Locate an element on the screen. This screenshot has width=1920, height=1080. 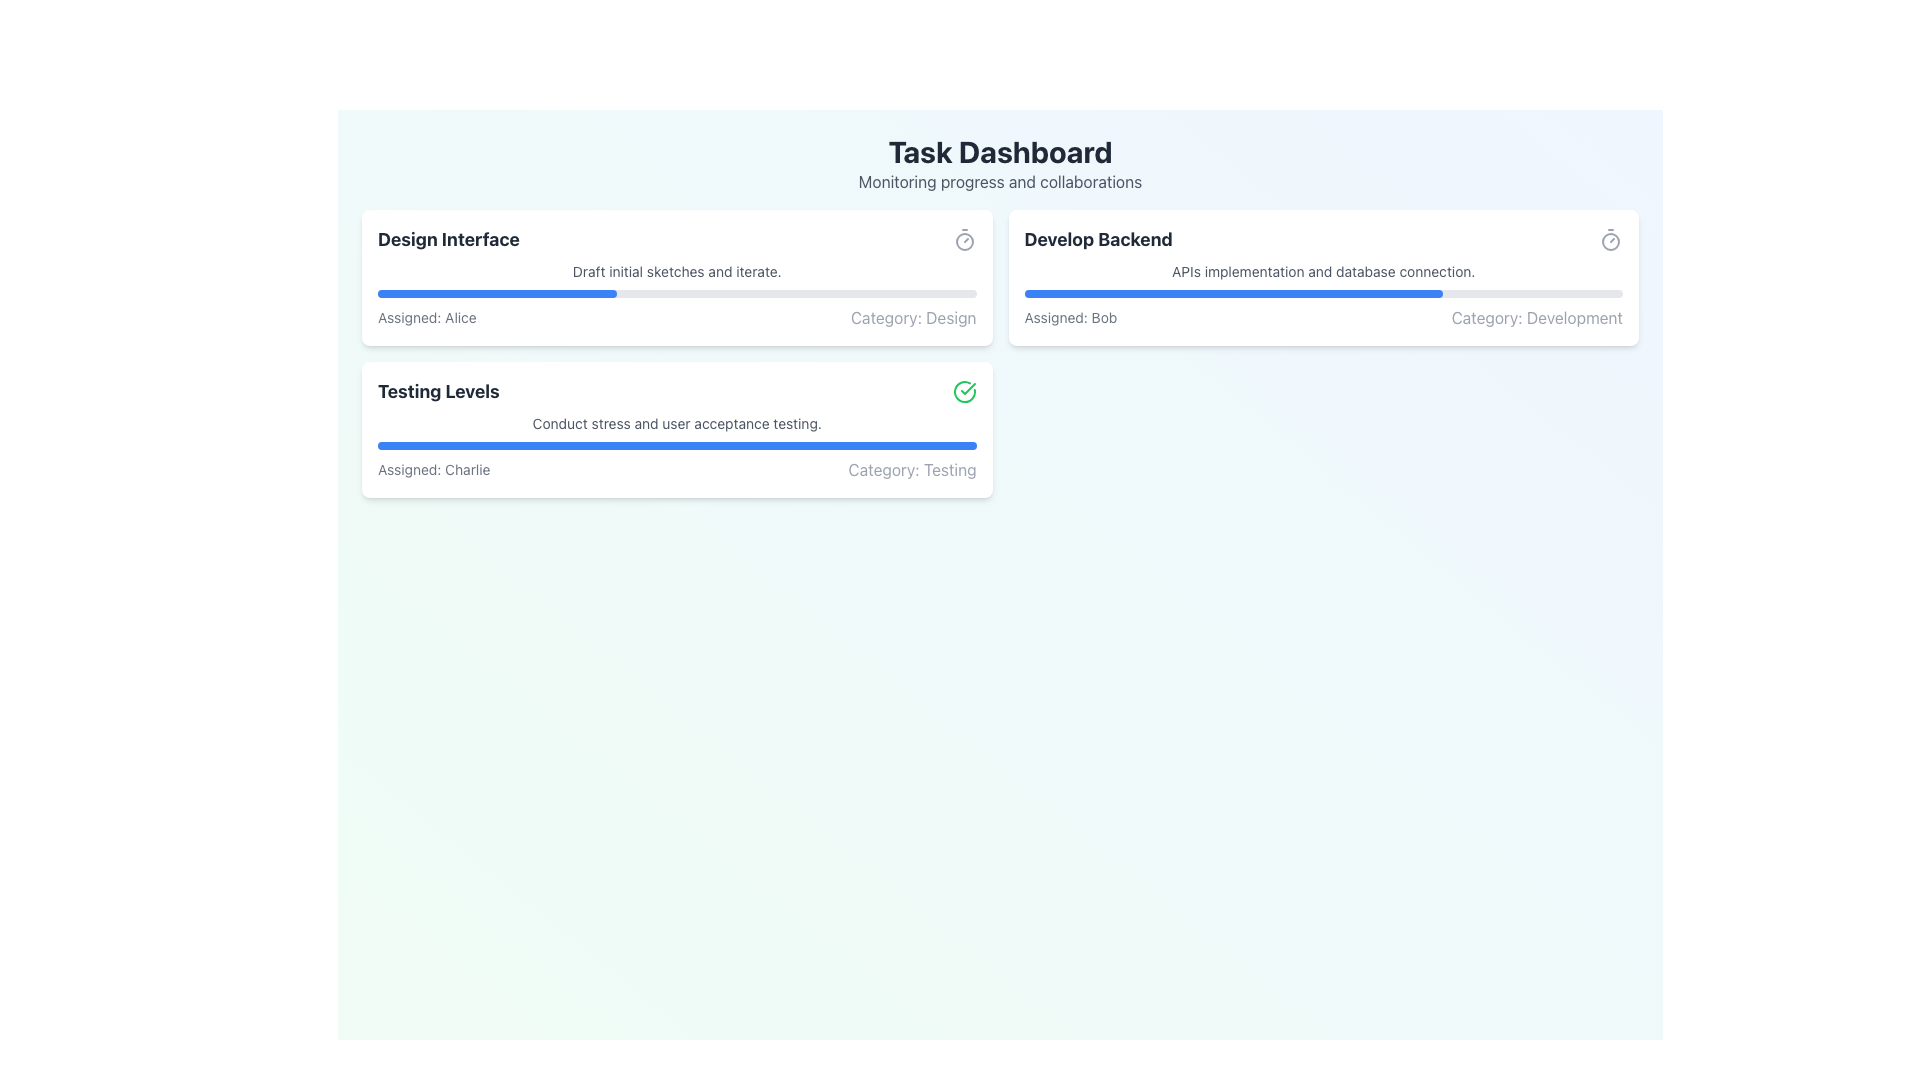
the task card UI component located at the top of the left column in the dashboard is located at coordinates (677, 277).